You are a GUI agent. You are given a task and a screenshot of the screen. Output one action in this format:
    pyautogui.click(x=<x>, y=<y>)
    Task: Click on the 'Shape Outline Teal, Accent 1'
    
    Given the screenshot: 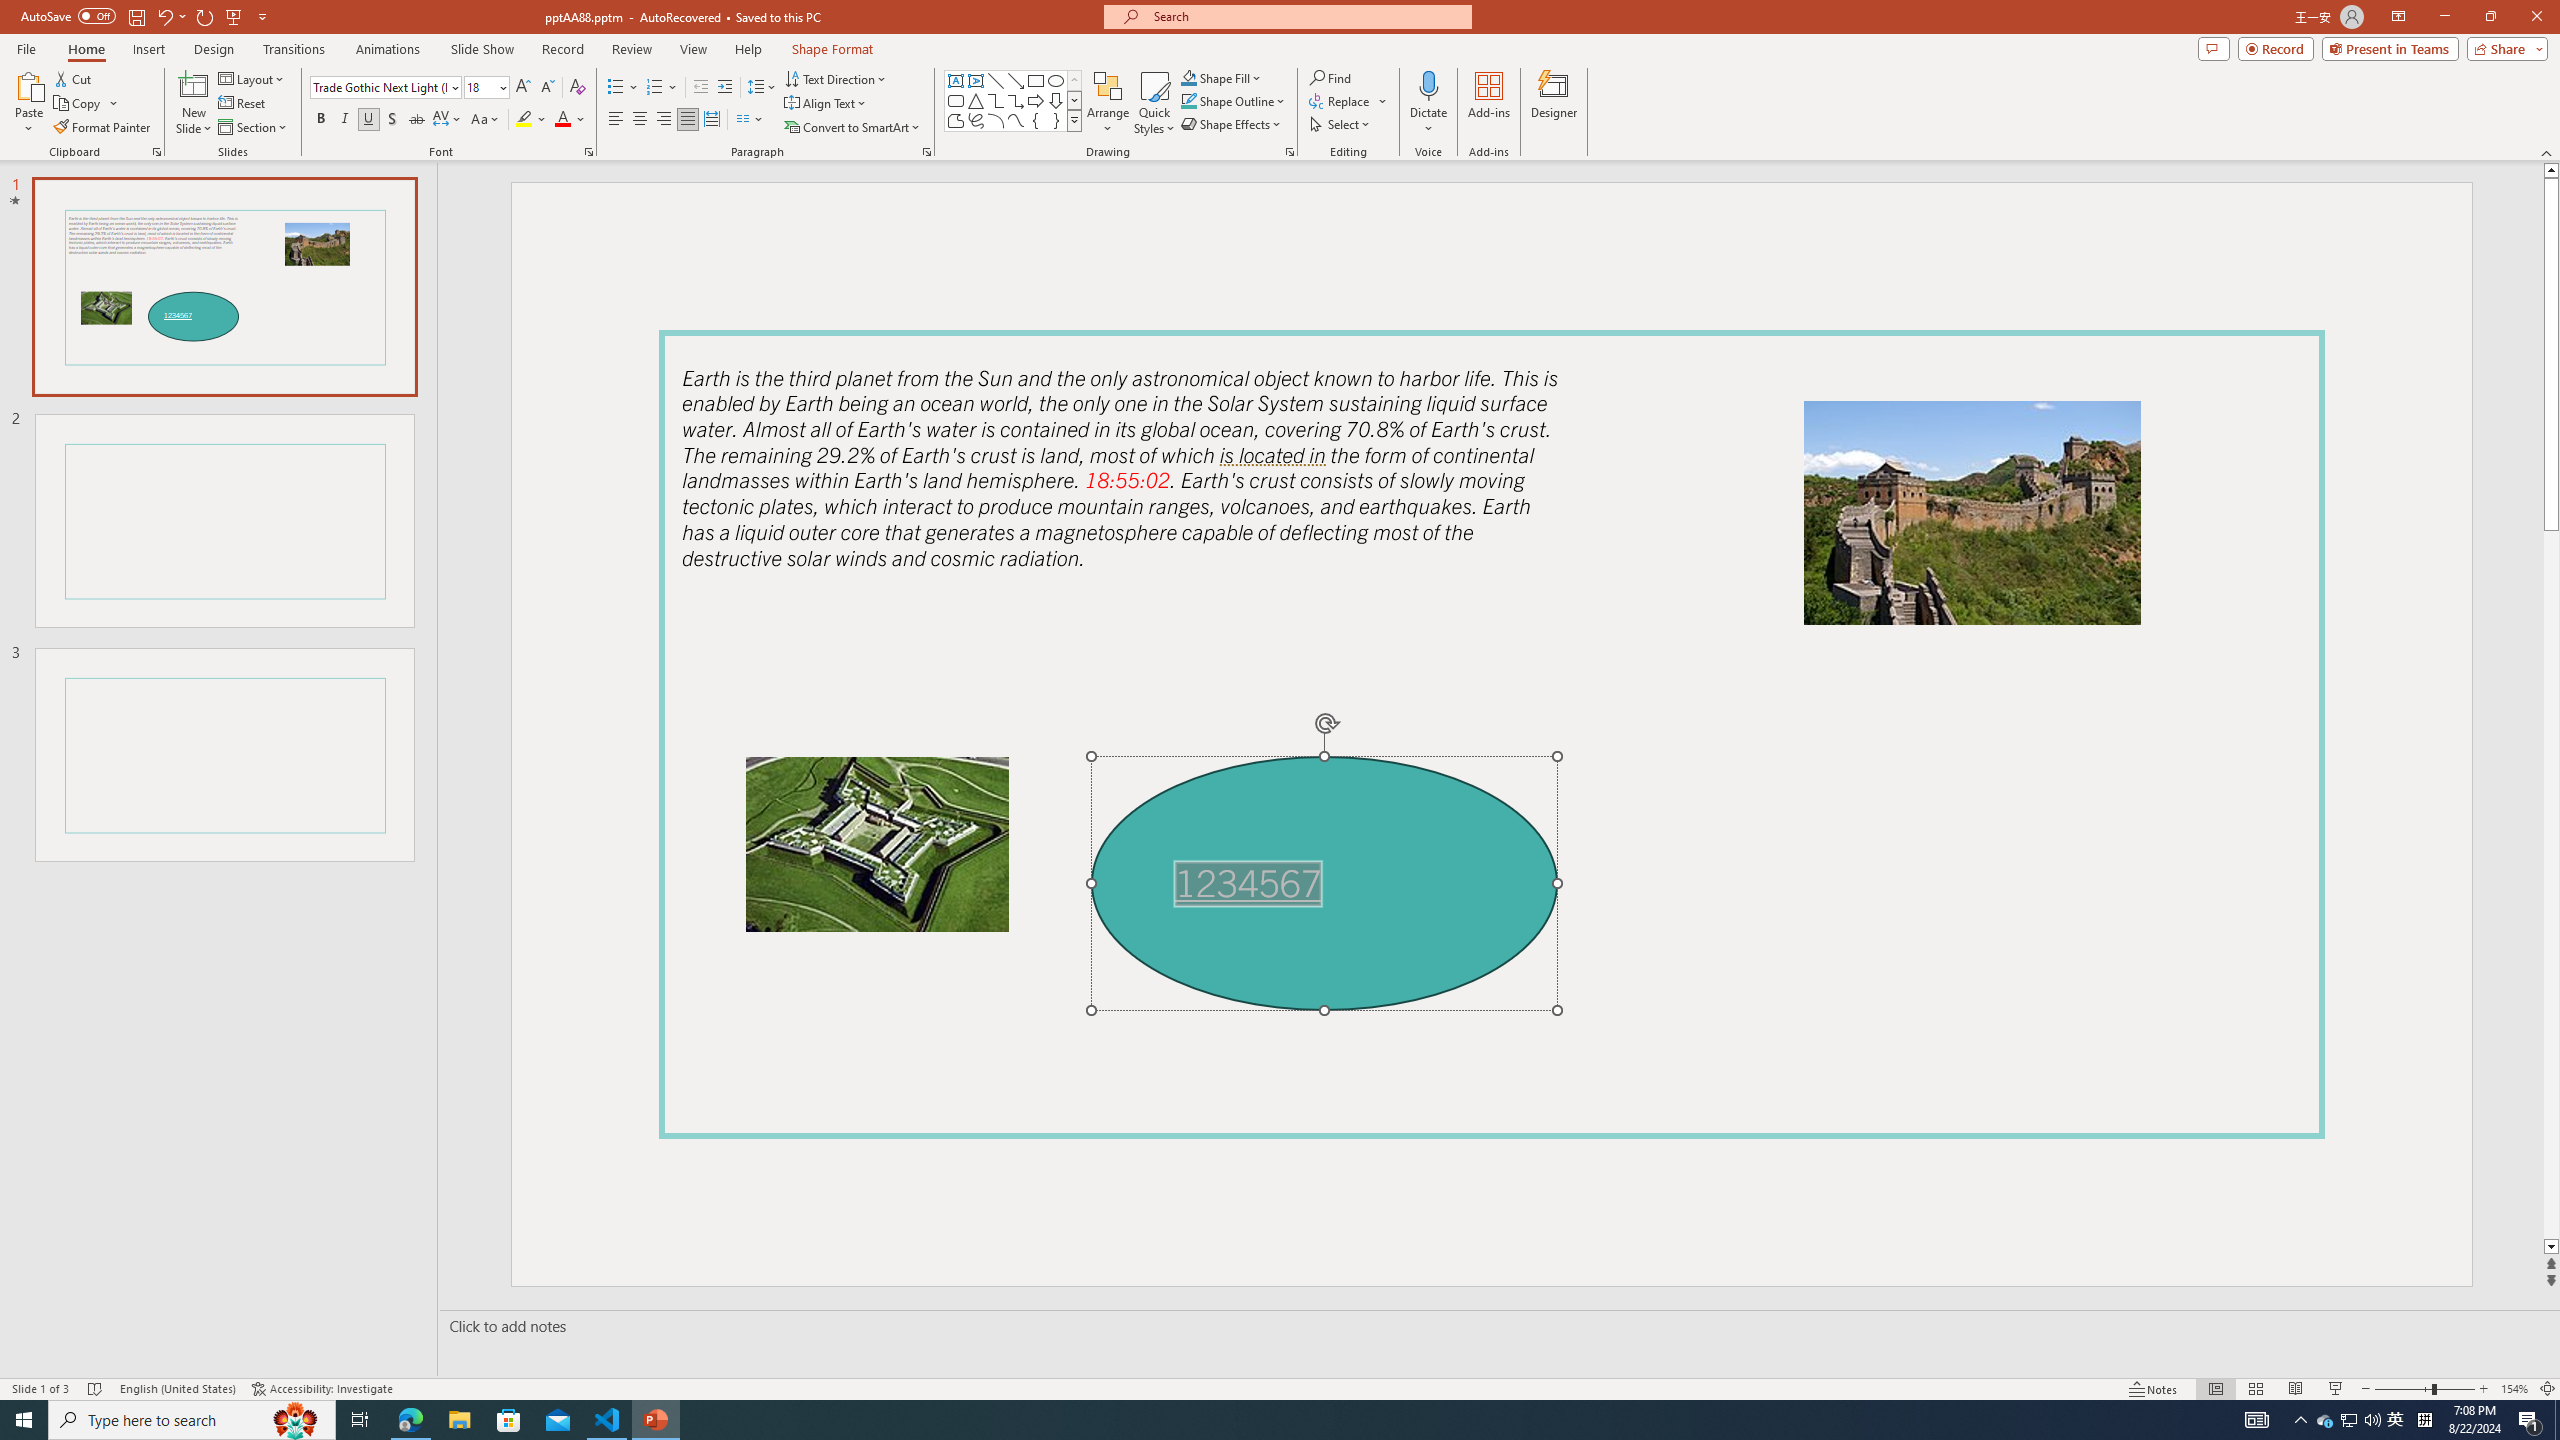 What is the action you would take?
    pyautogui.click(x=1189, y=99)
    